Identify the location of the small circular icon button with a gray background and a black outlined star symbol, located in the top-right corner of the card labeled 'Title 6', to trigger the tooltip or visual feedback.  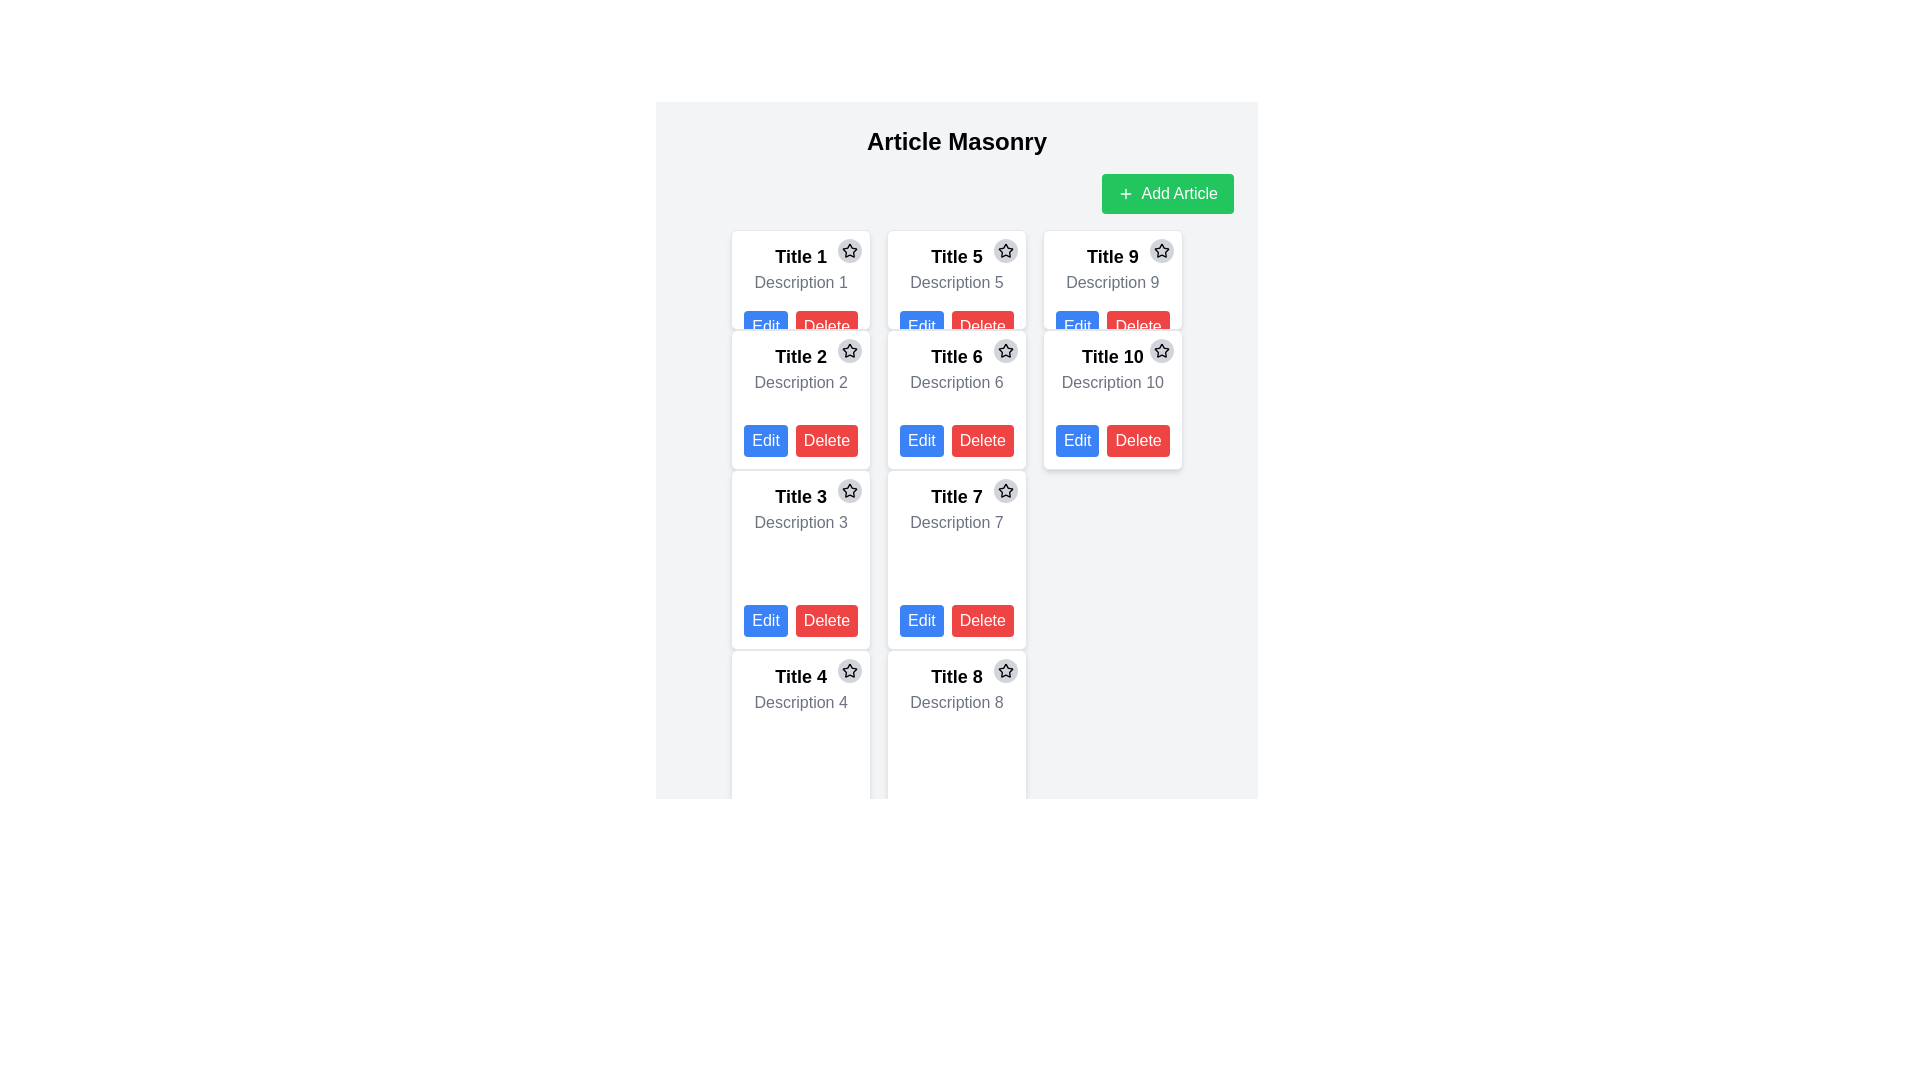
(1005, 350).